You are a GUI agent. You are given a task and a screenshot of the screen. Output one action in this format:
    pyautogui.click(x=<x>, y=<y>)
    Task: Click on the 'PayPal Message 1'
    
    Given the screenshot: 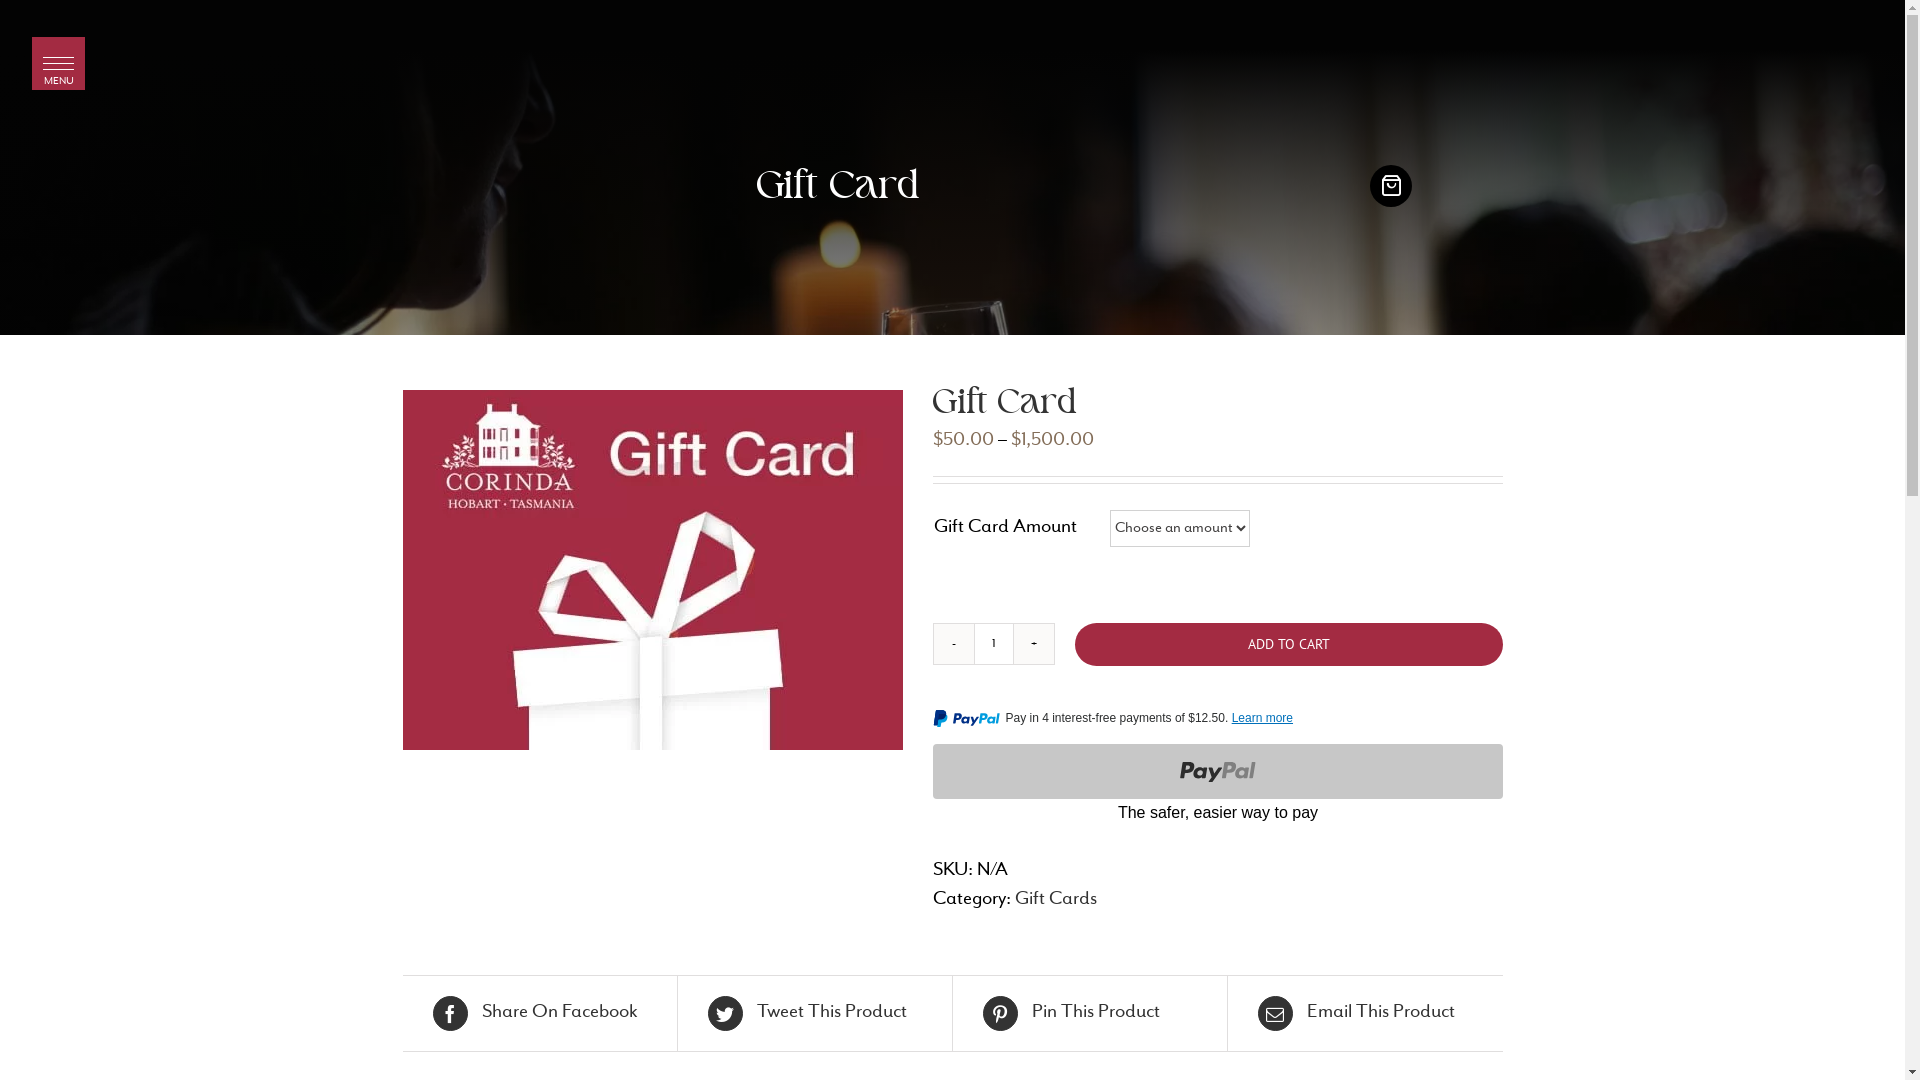 What is the action you would take?
    pyautogui.click(x=1216, y=721)
    